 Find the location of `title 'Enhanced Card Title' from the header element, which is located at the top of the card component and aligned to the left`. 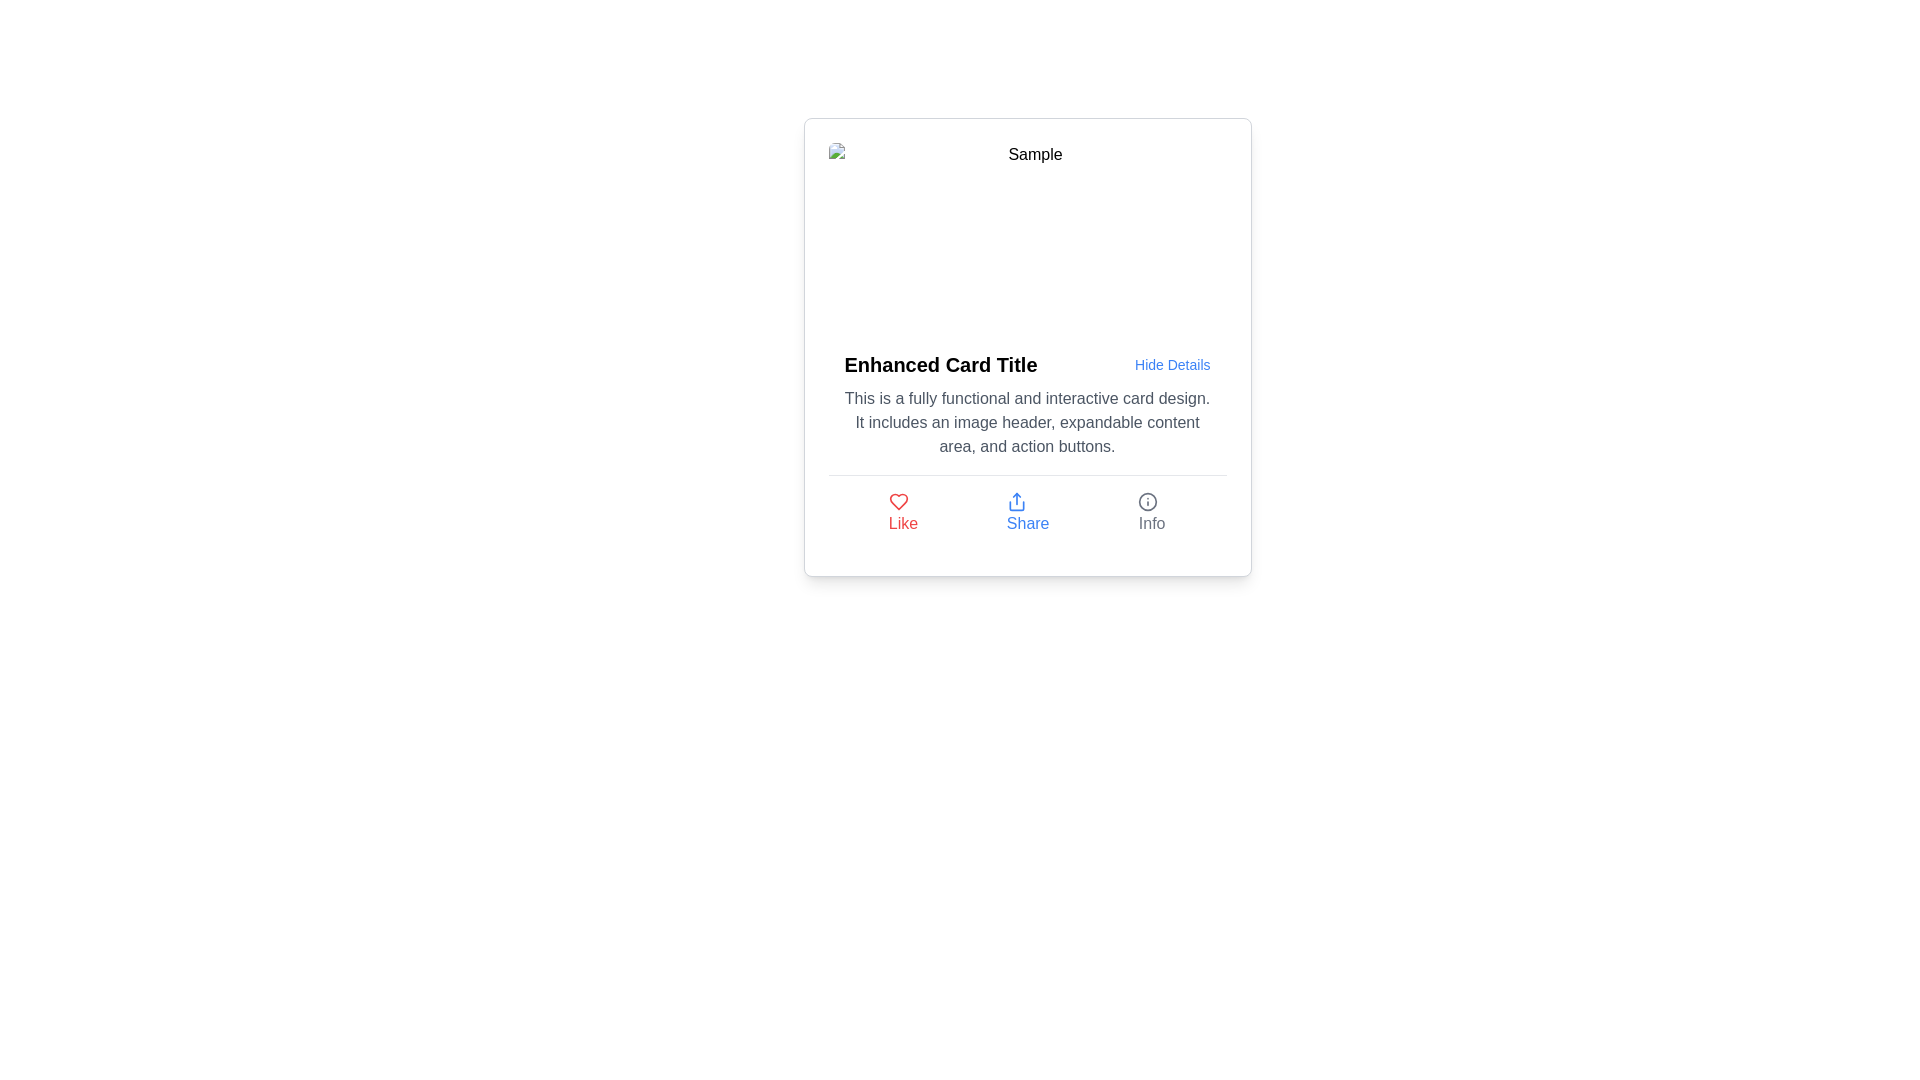

title 'Enhanced Card Title' from the header element, which is located at the top of the card component and aligned to the left is located at coordinates (1027, 365).